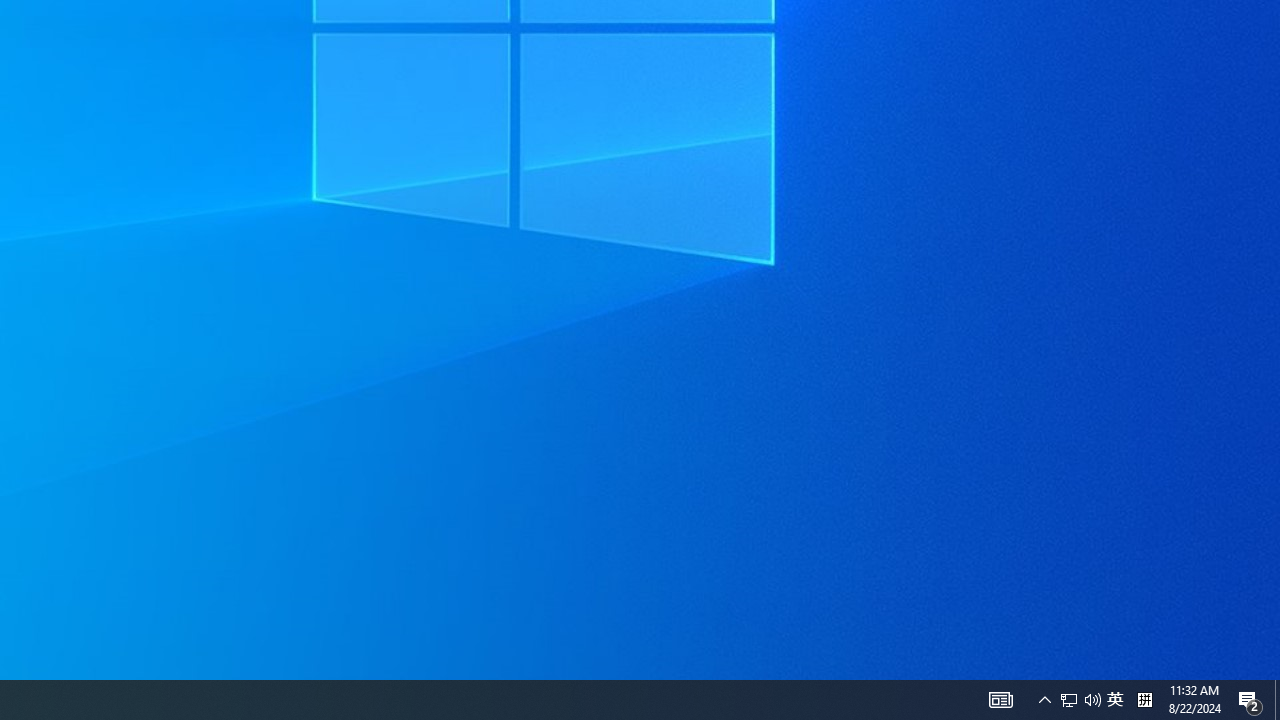 Image resolution: width=1280 pixels, height=720 pixels. Describe the element at coordinates (1114, 698) in the screenshot. I see `'Tray Input Indicator - Chinese (Simplified, China)'` at that location.